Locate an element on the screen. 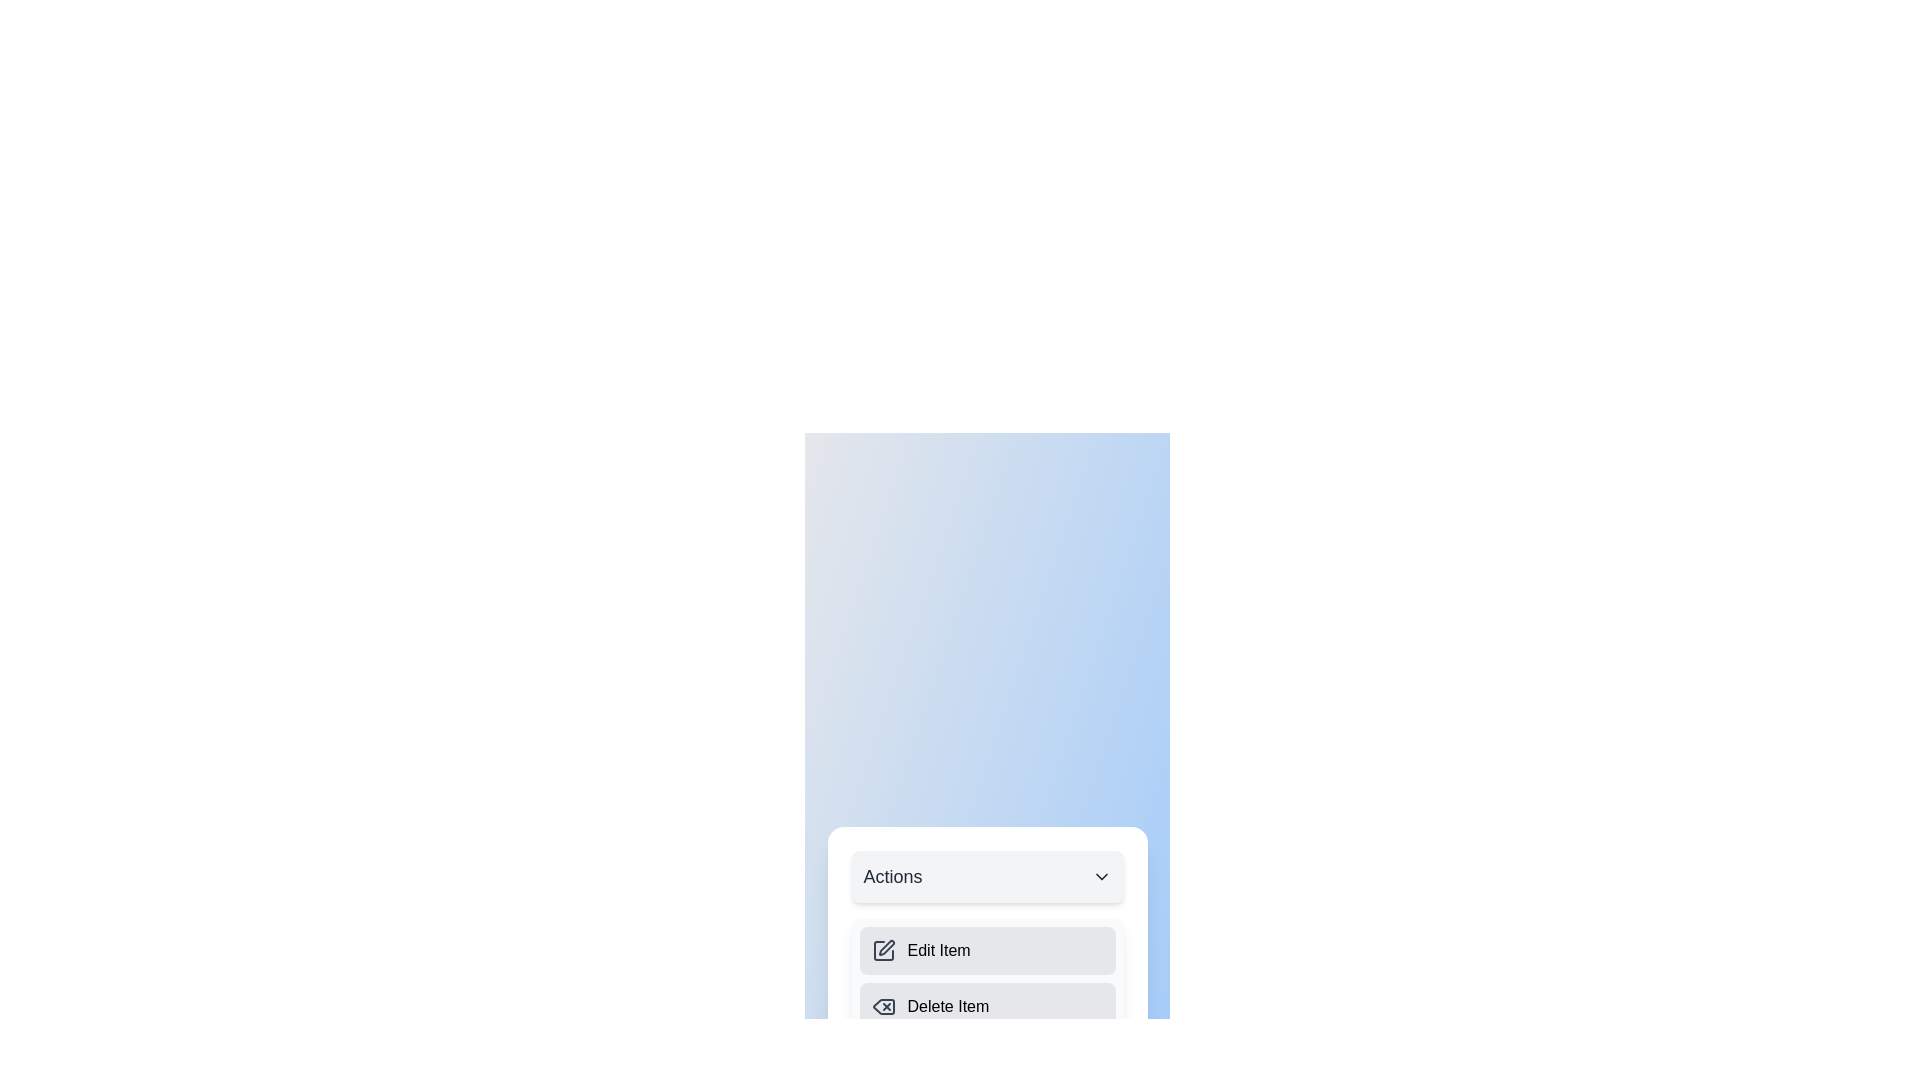 Image resolution: width=1920 pixels, height=1080 pixels. the 'Actions' button to toggle the menu visibility is located at coordinates (987, 875).